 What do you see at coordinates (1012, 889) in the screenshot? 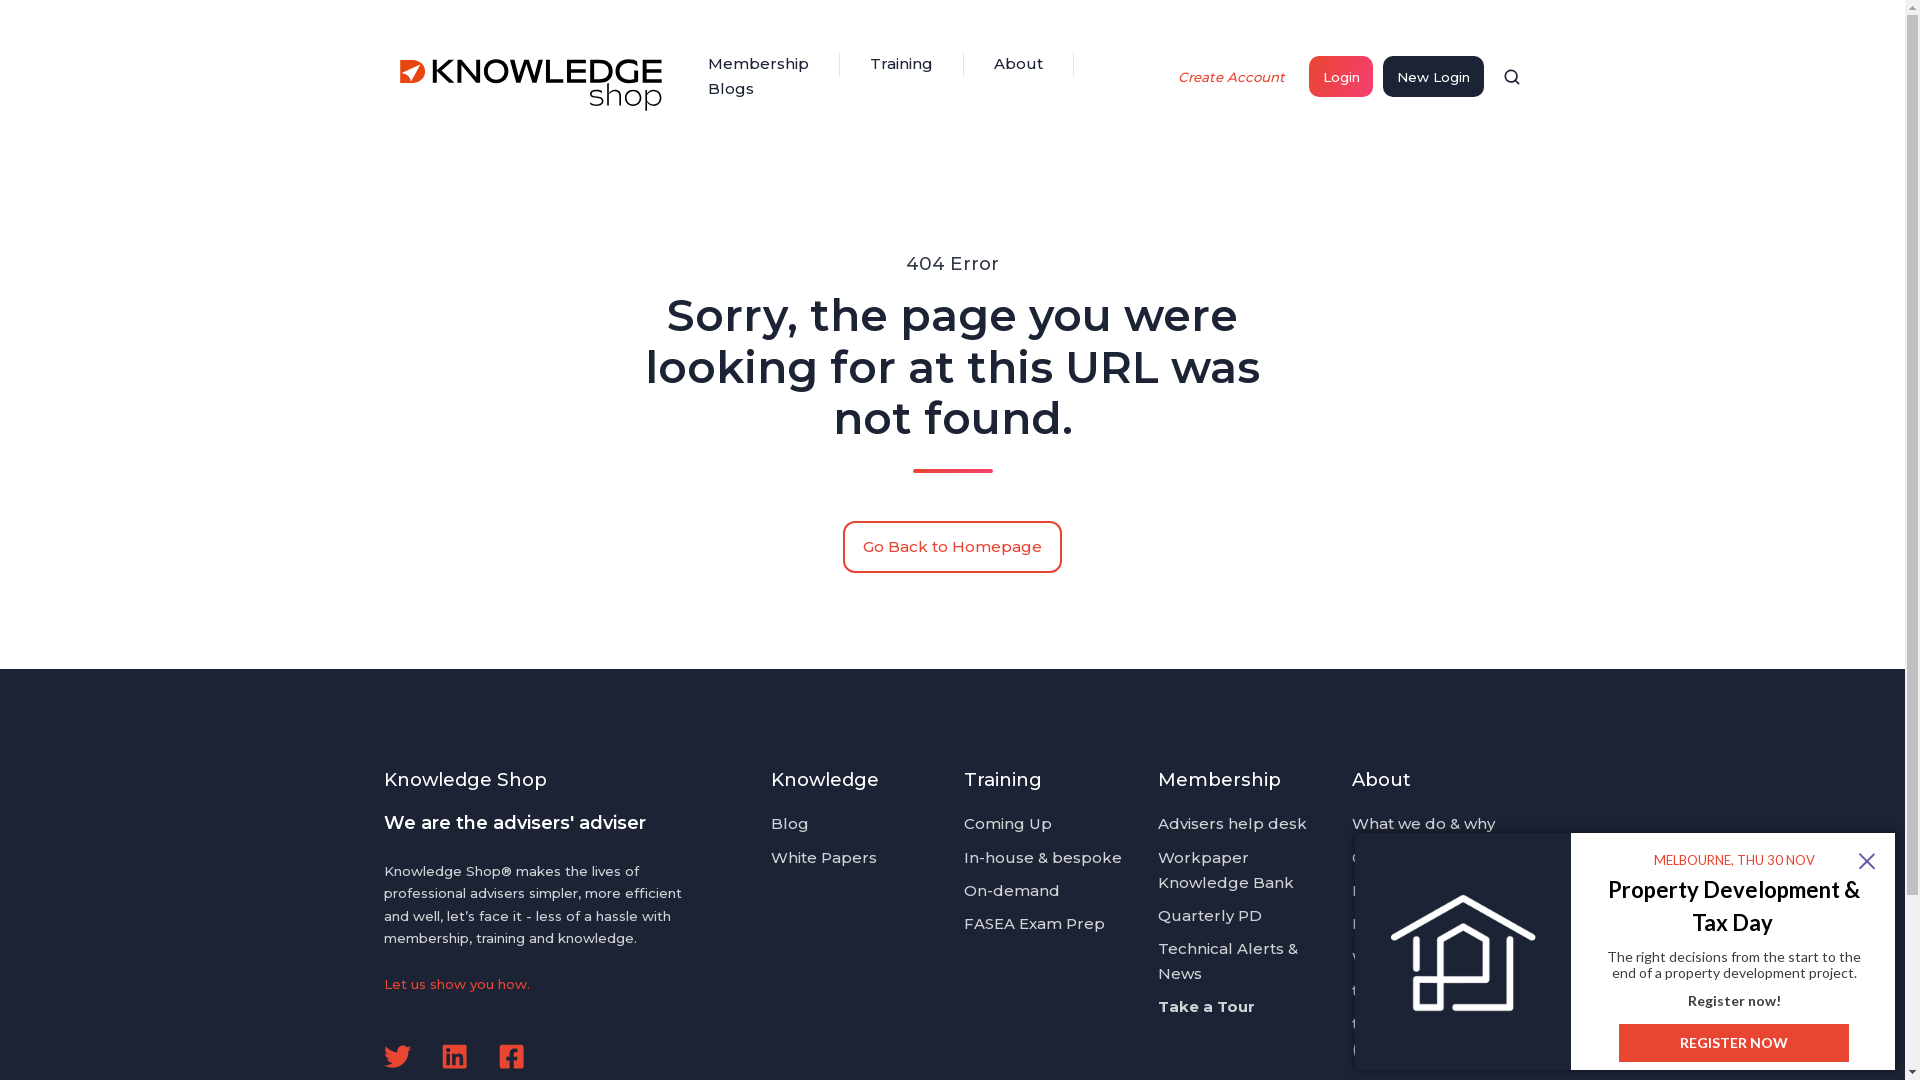
I see `'On-demand'` at bounding box center [1012, 889].